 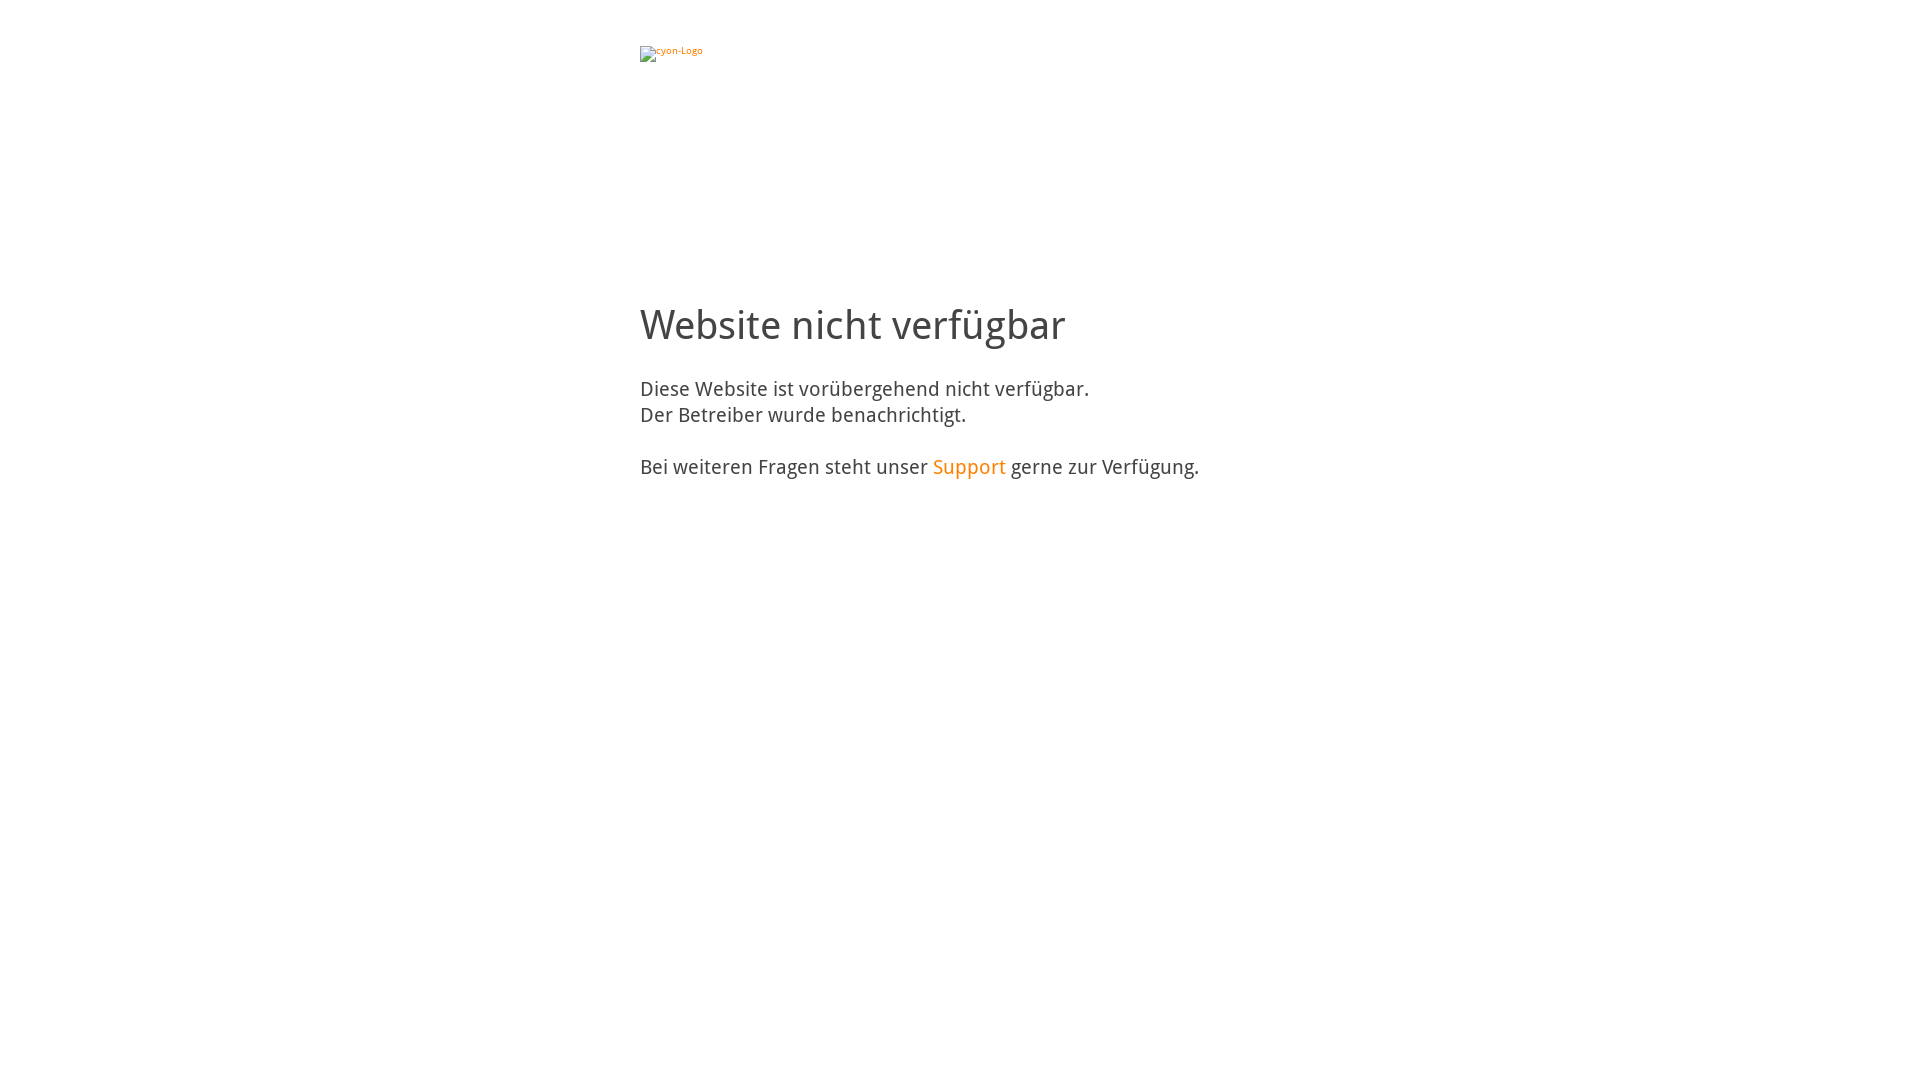 I want to click on 'Support', so click(x=969, y=466).